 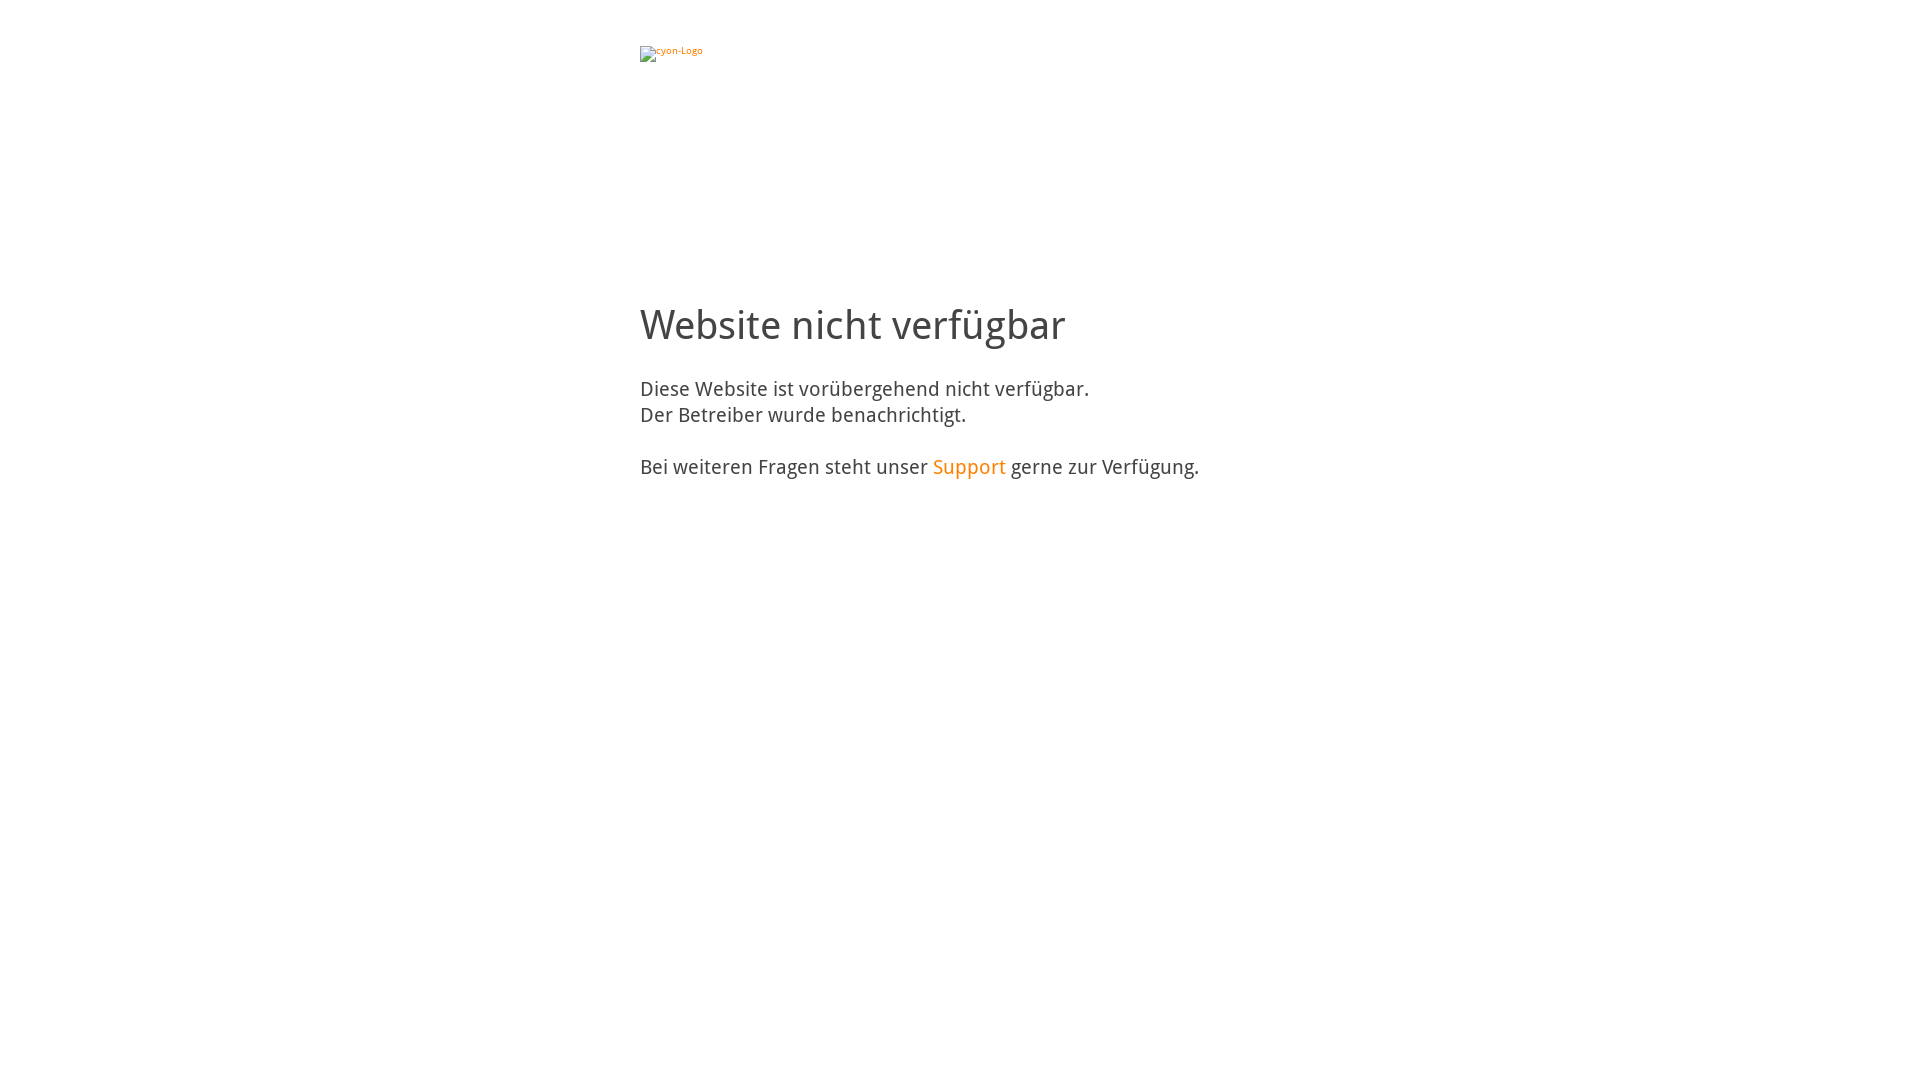 I want to click on 'Support', so click(x=969, y=466).